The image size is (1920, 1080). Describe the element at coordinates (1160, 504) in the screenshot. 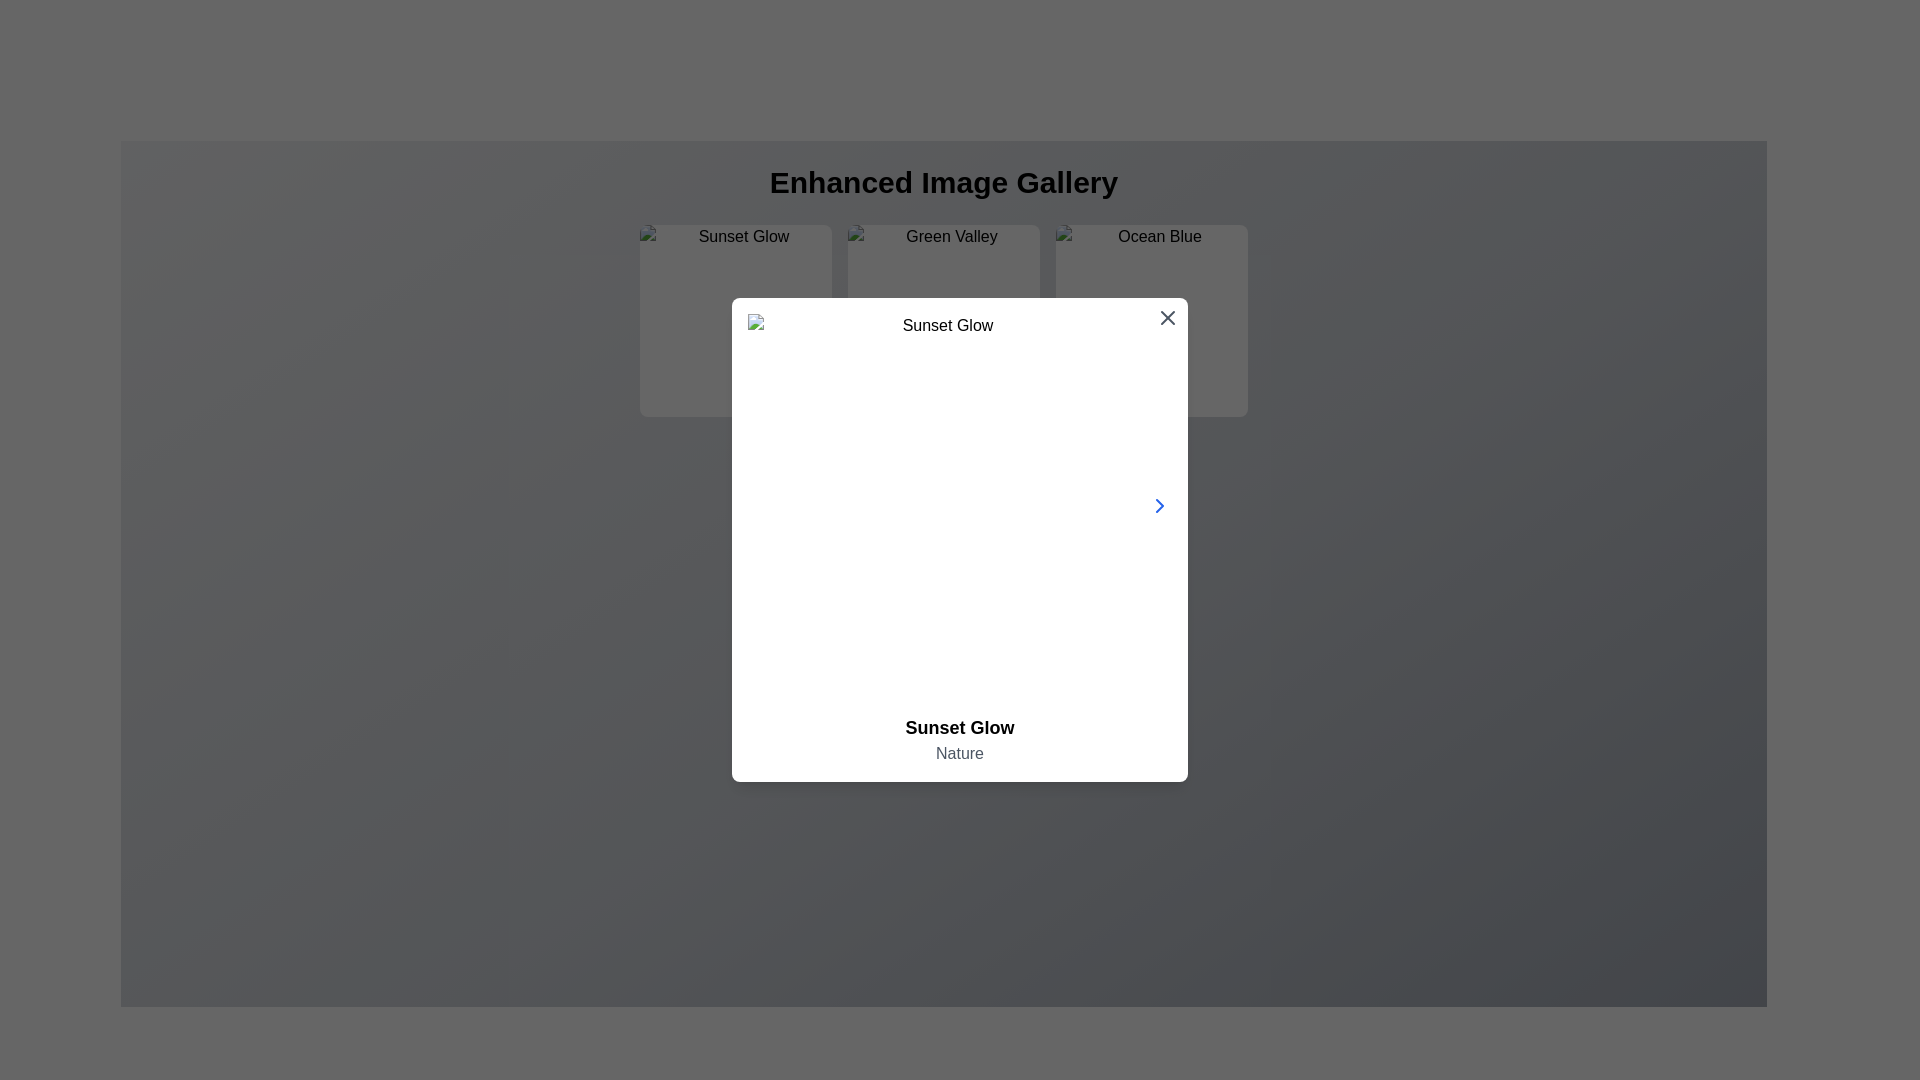

I see `the small rightward-pointing chevron icon, styled with a bold blue color, located in the far right side of the modal interface` at that location.